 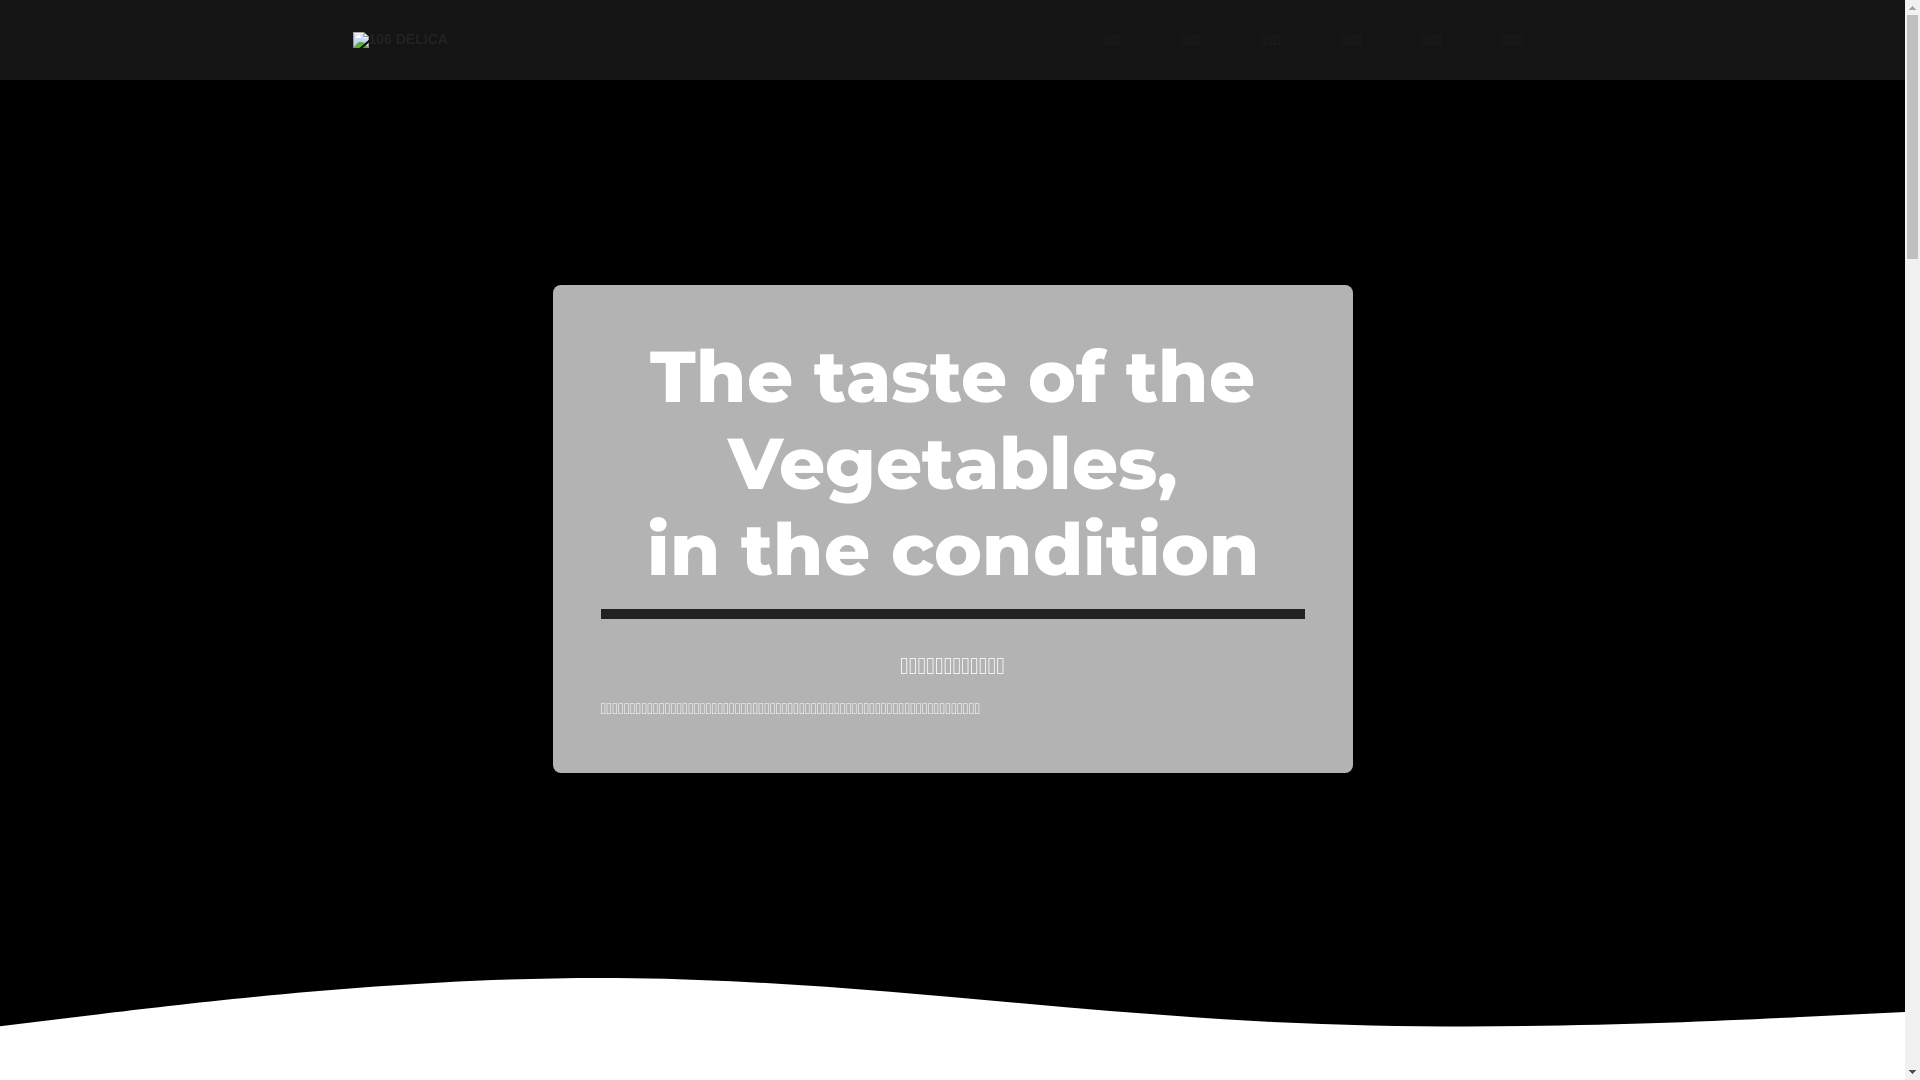 I want to click on '106 DELICA', so click(x=351, y=39).